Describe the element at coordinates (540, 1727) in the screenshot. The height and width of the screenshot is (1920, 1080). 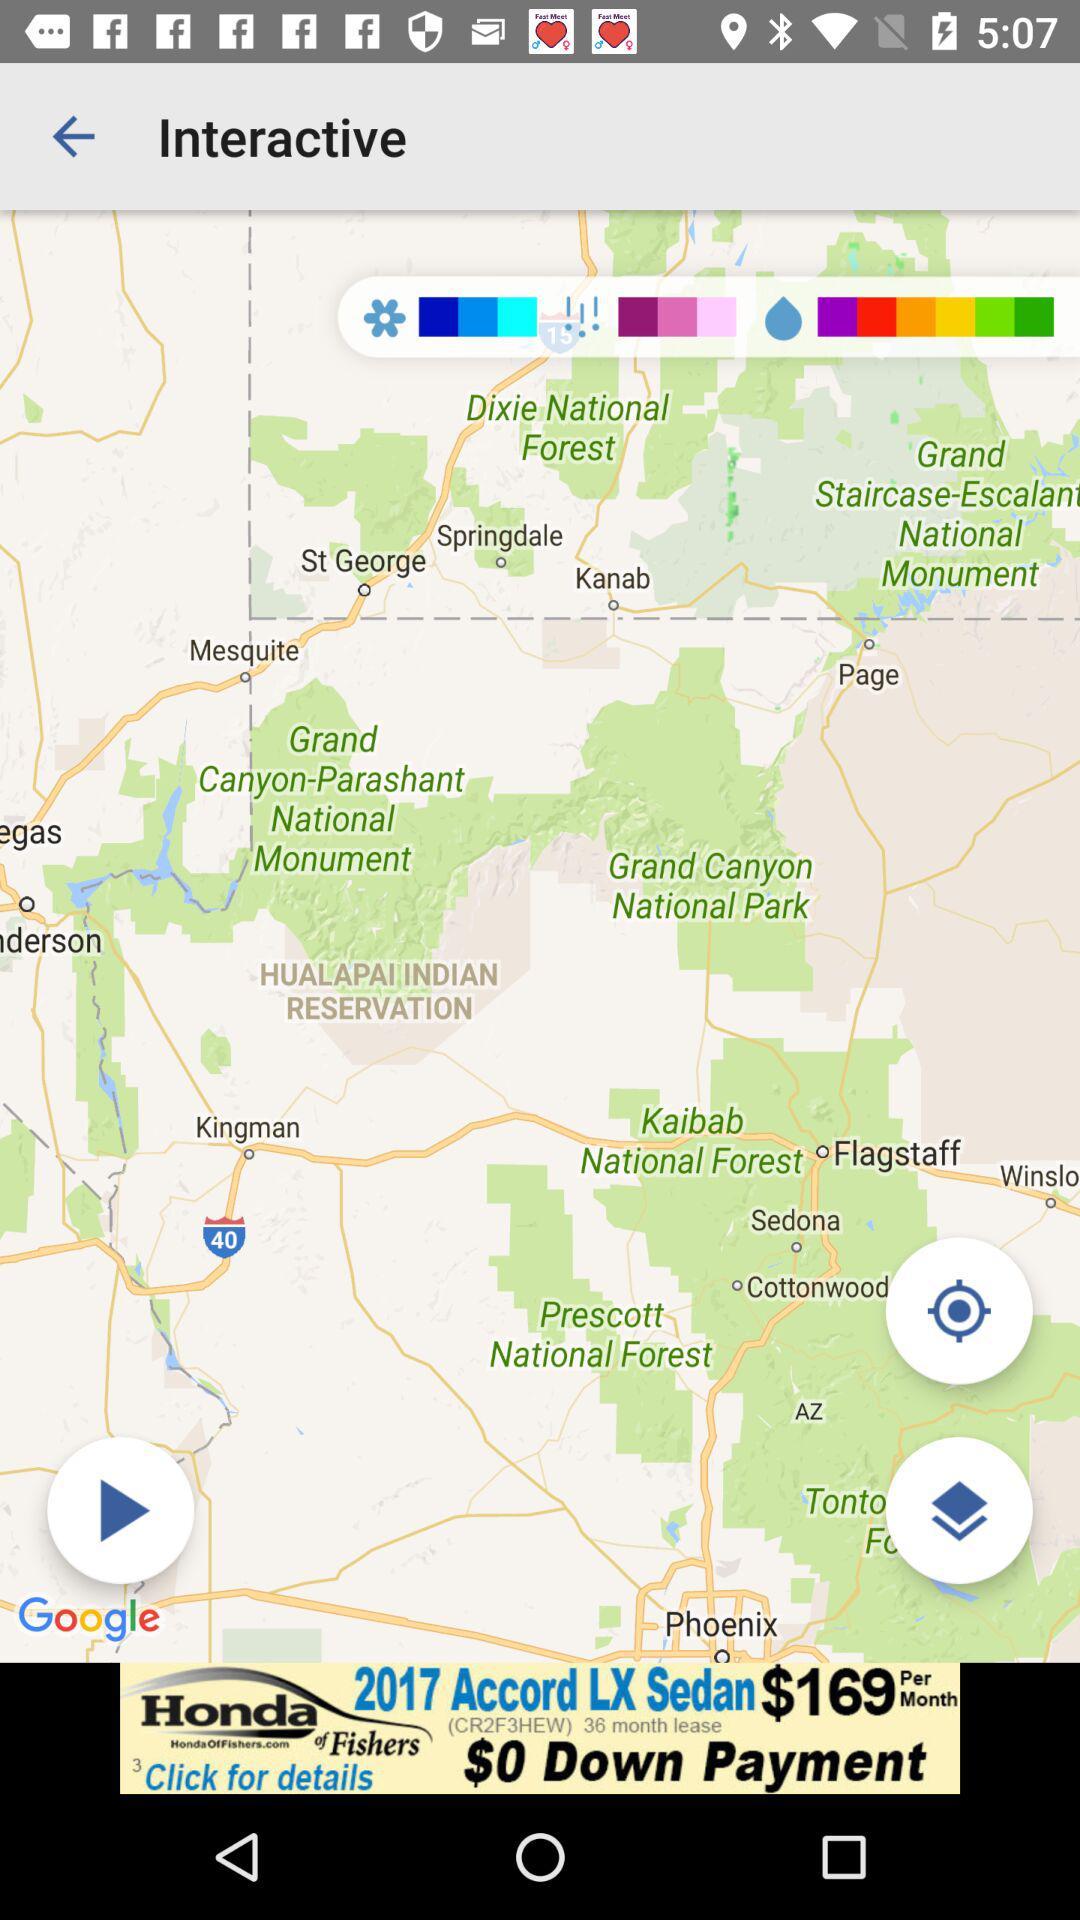
I see `redirects you to offer page` at that location.